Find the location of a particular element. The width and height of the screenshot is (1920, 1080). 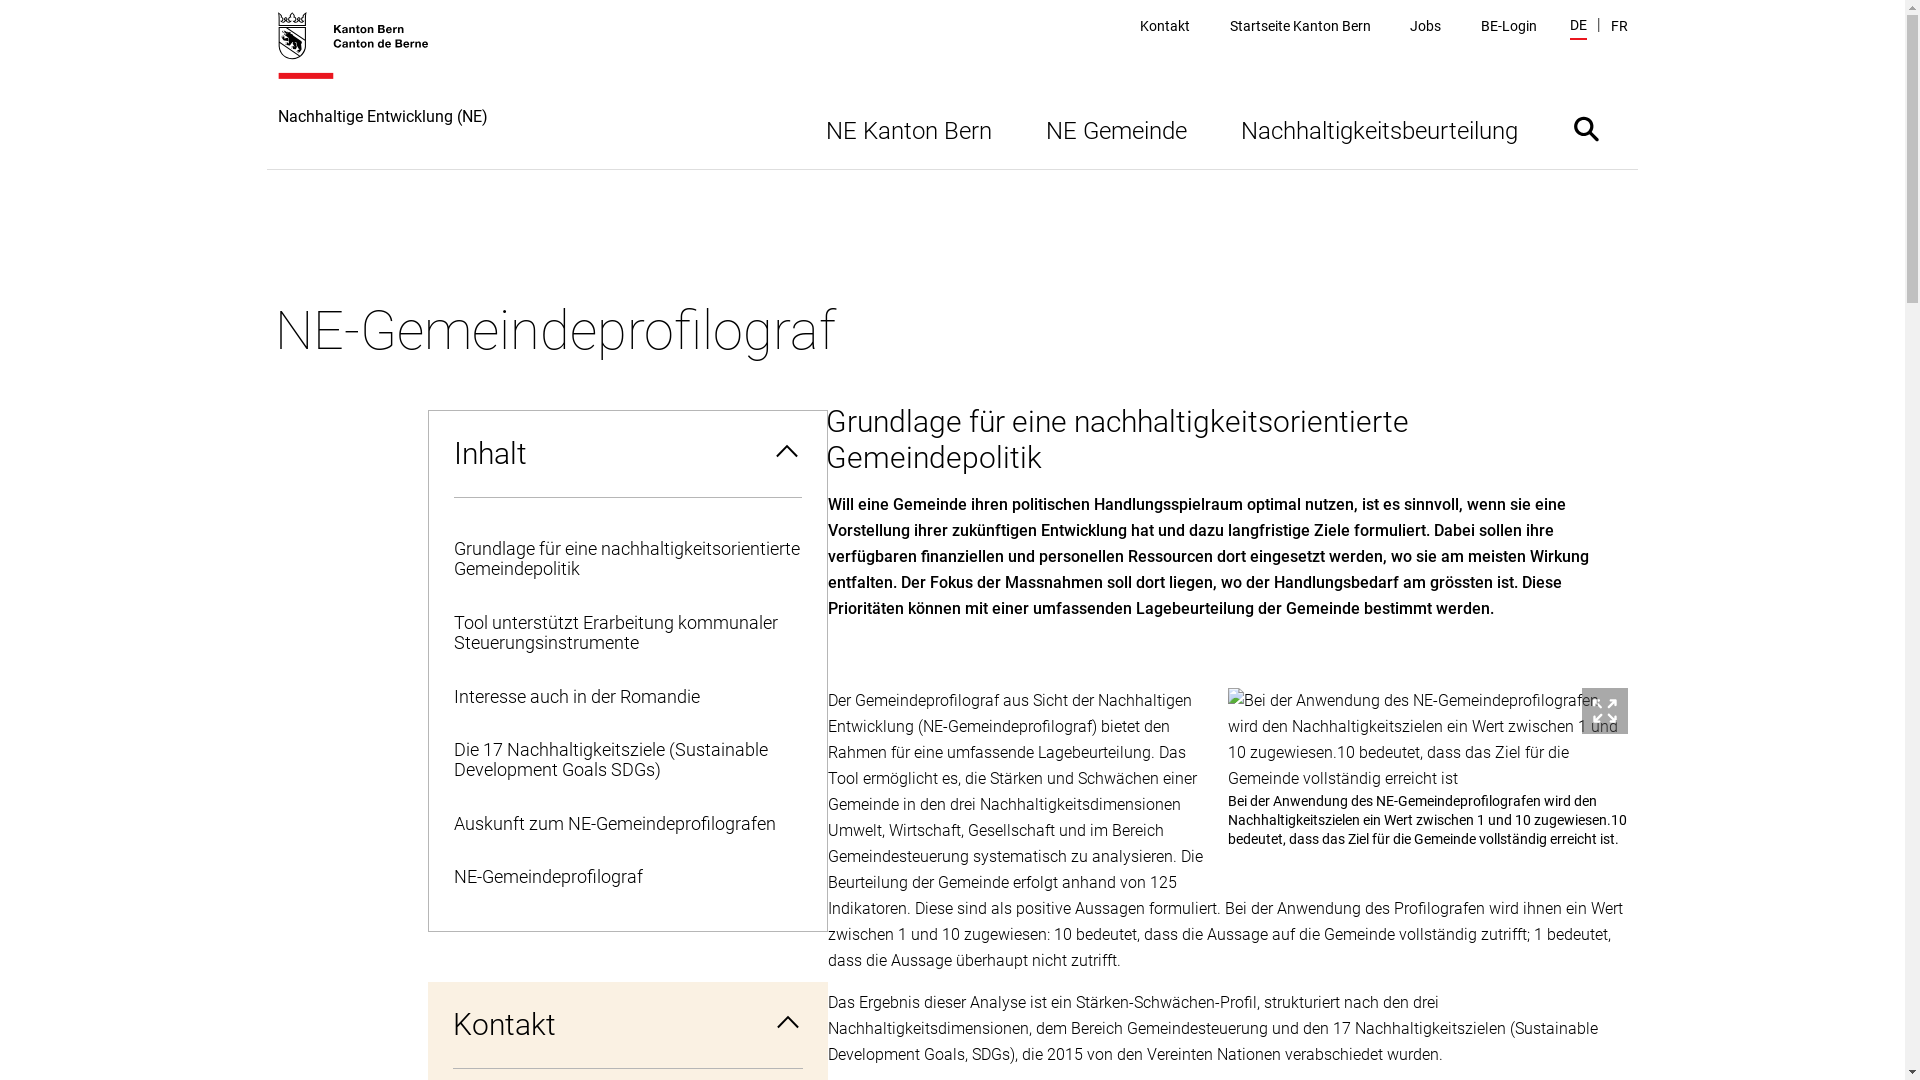

'Nachhaltige Entwicklung (NE)' is located at coordinates (383, 88).